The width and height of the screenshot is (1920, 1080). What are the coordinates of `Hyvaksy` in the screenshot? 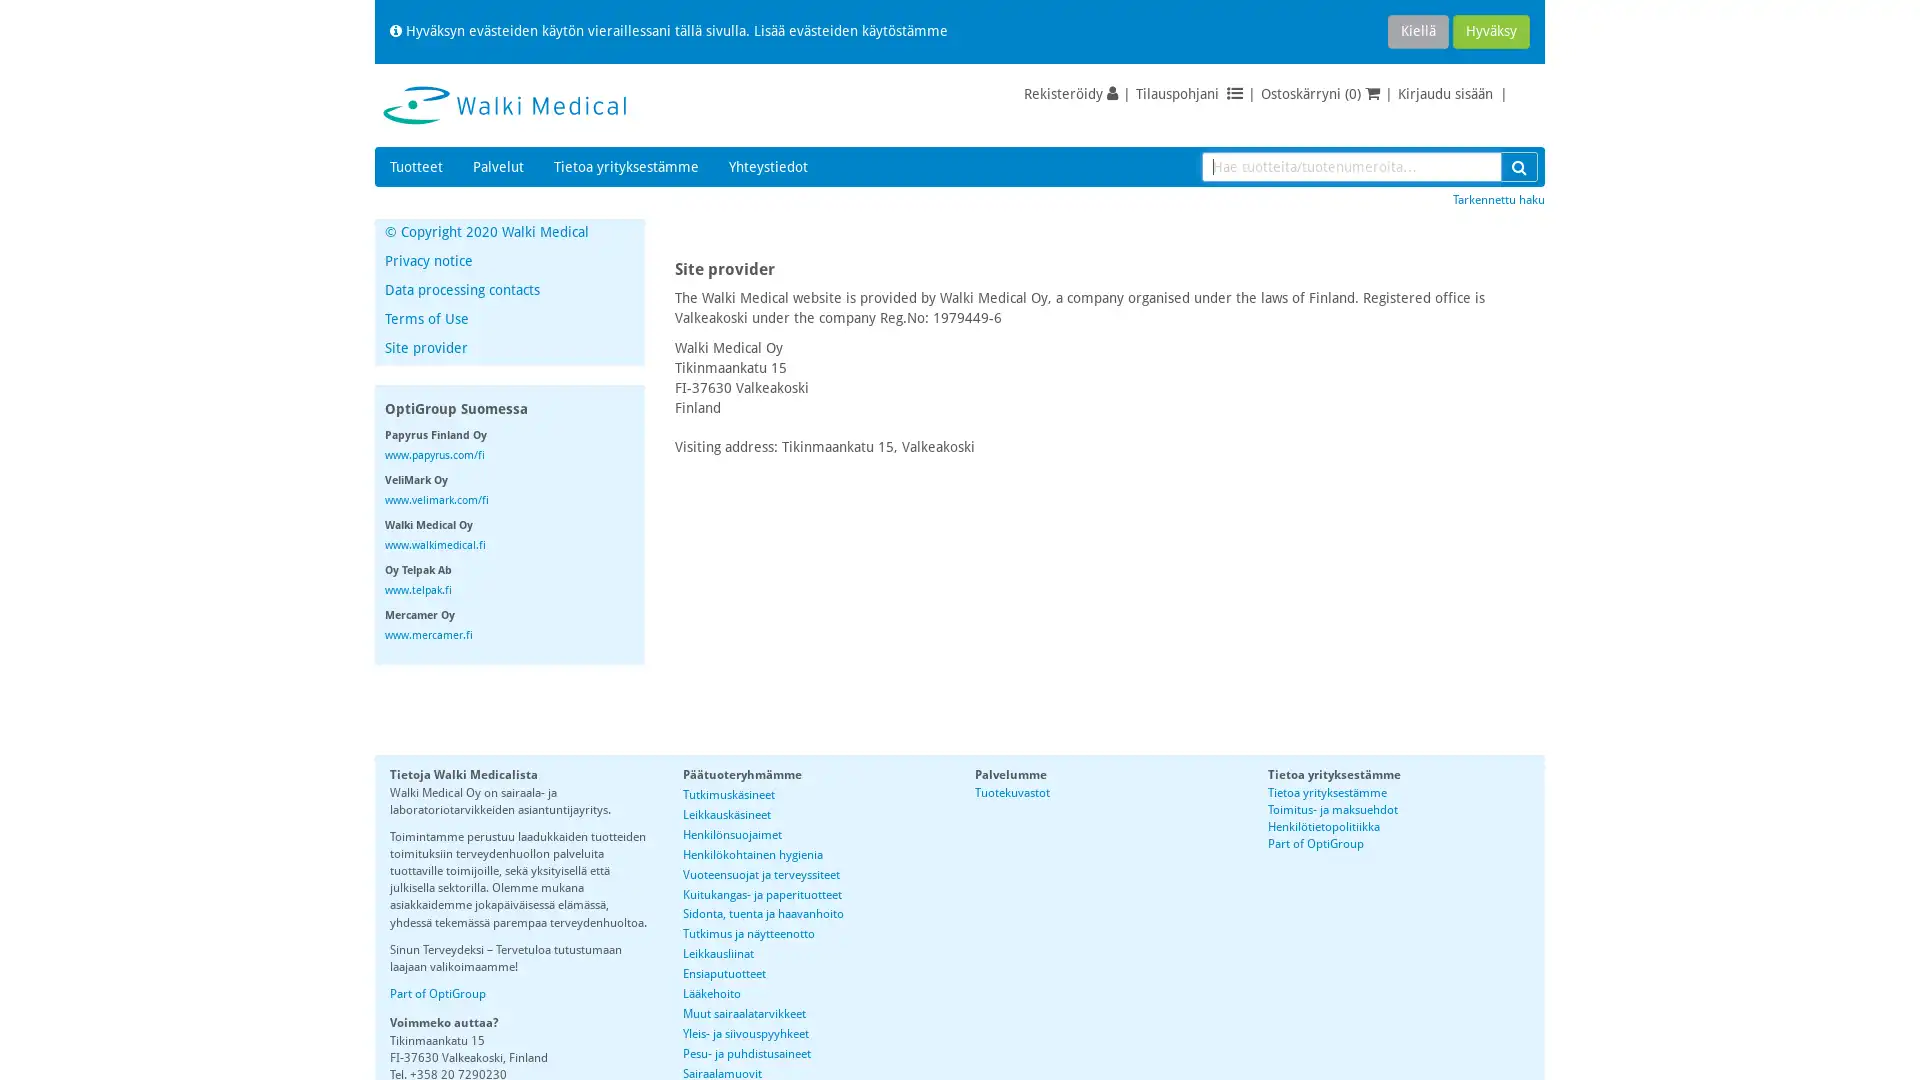 It's located at (1491, 31).